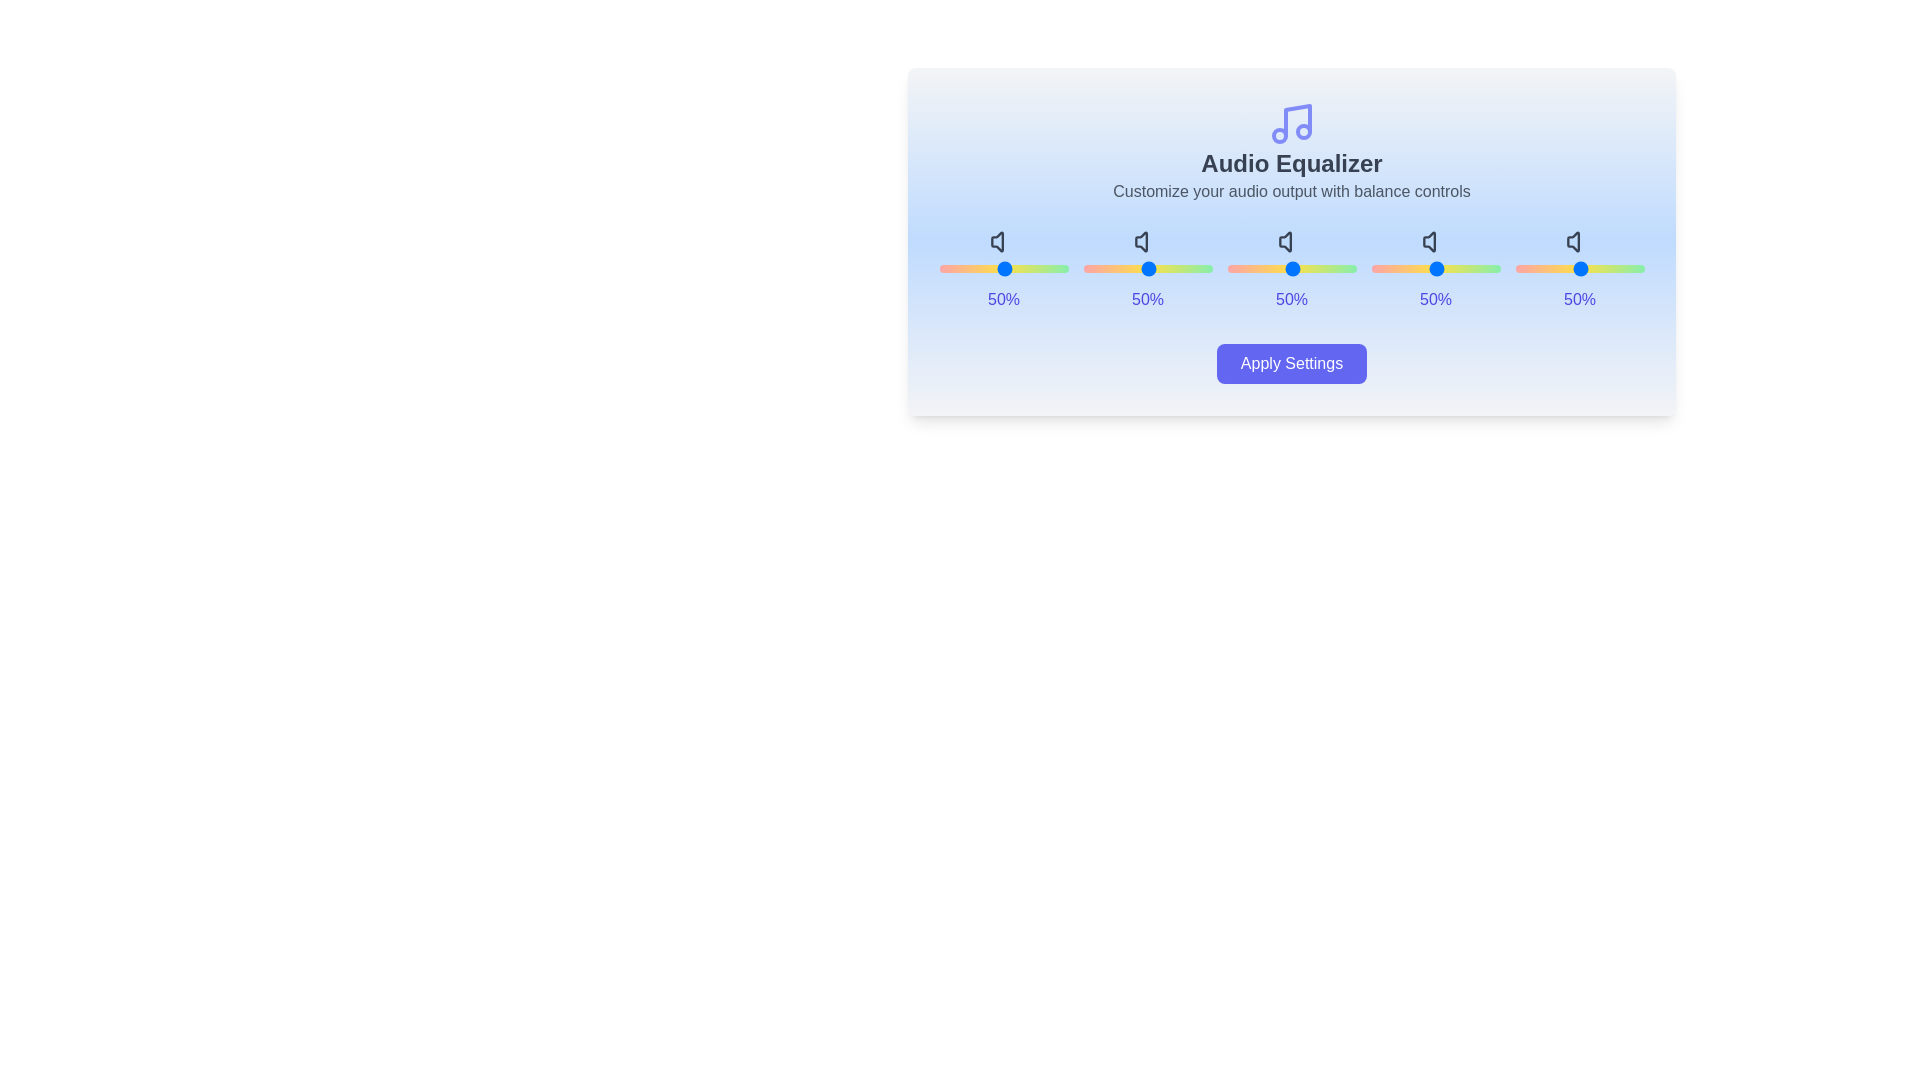  Describe the element at coordinates (1463, 268) in the screenshot. I see `the slider for band 3 to 27%` at that location.